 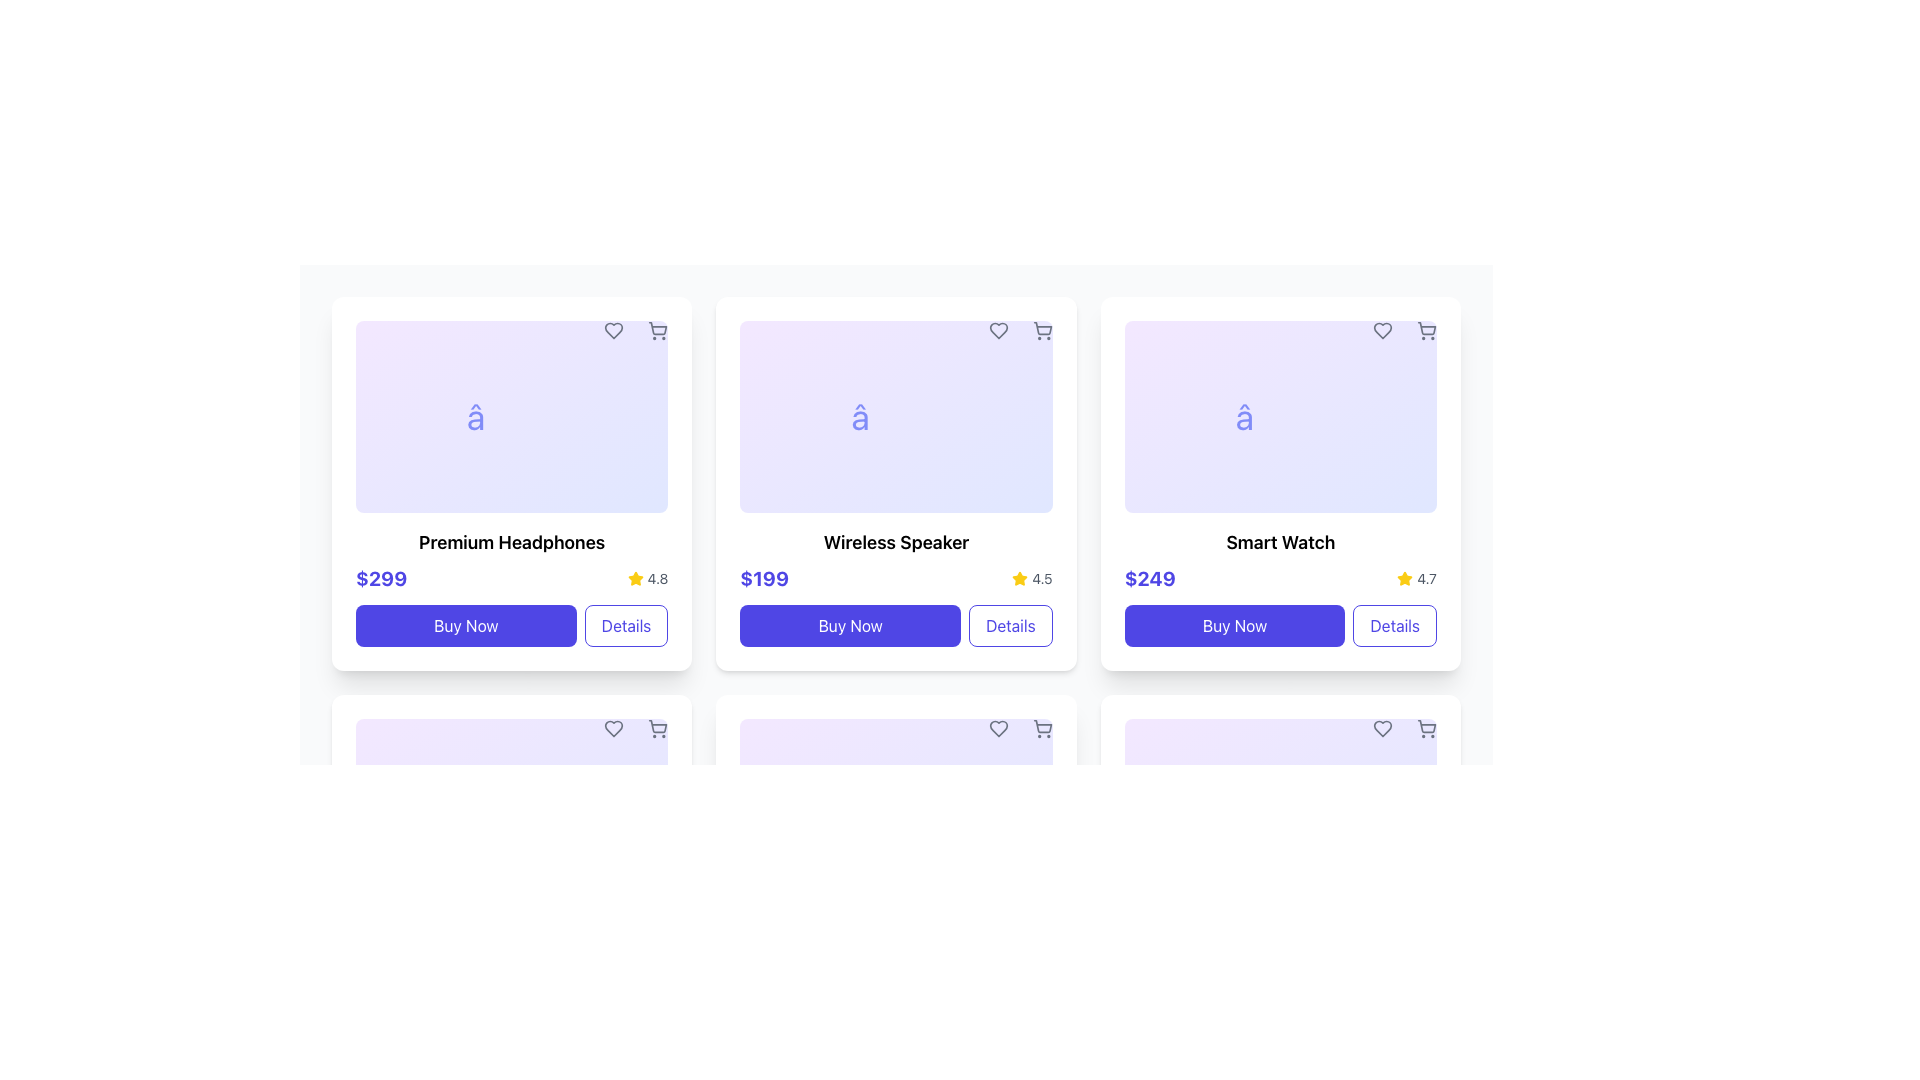 I want to click on the decorative textual component inside the card labeled 'Wireless Speaker', which is centrally aligned in the gradient area at the top of the card, so click(x=895, y=415).